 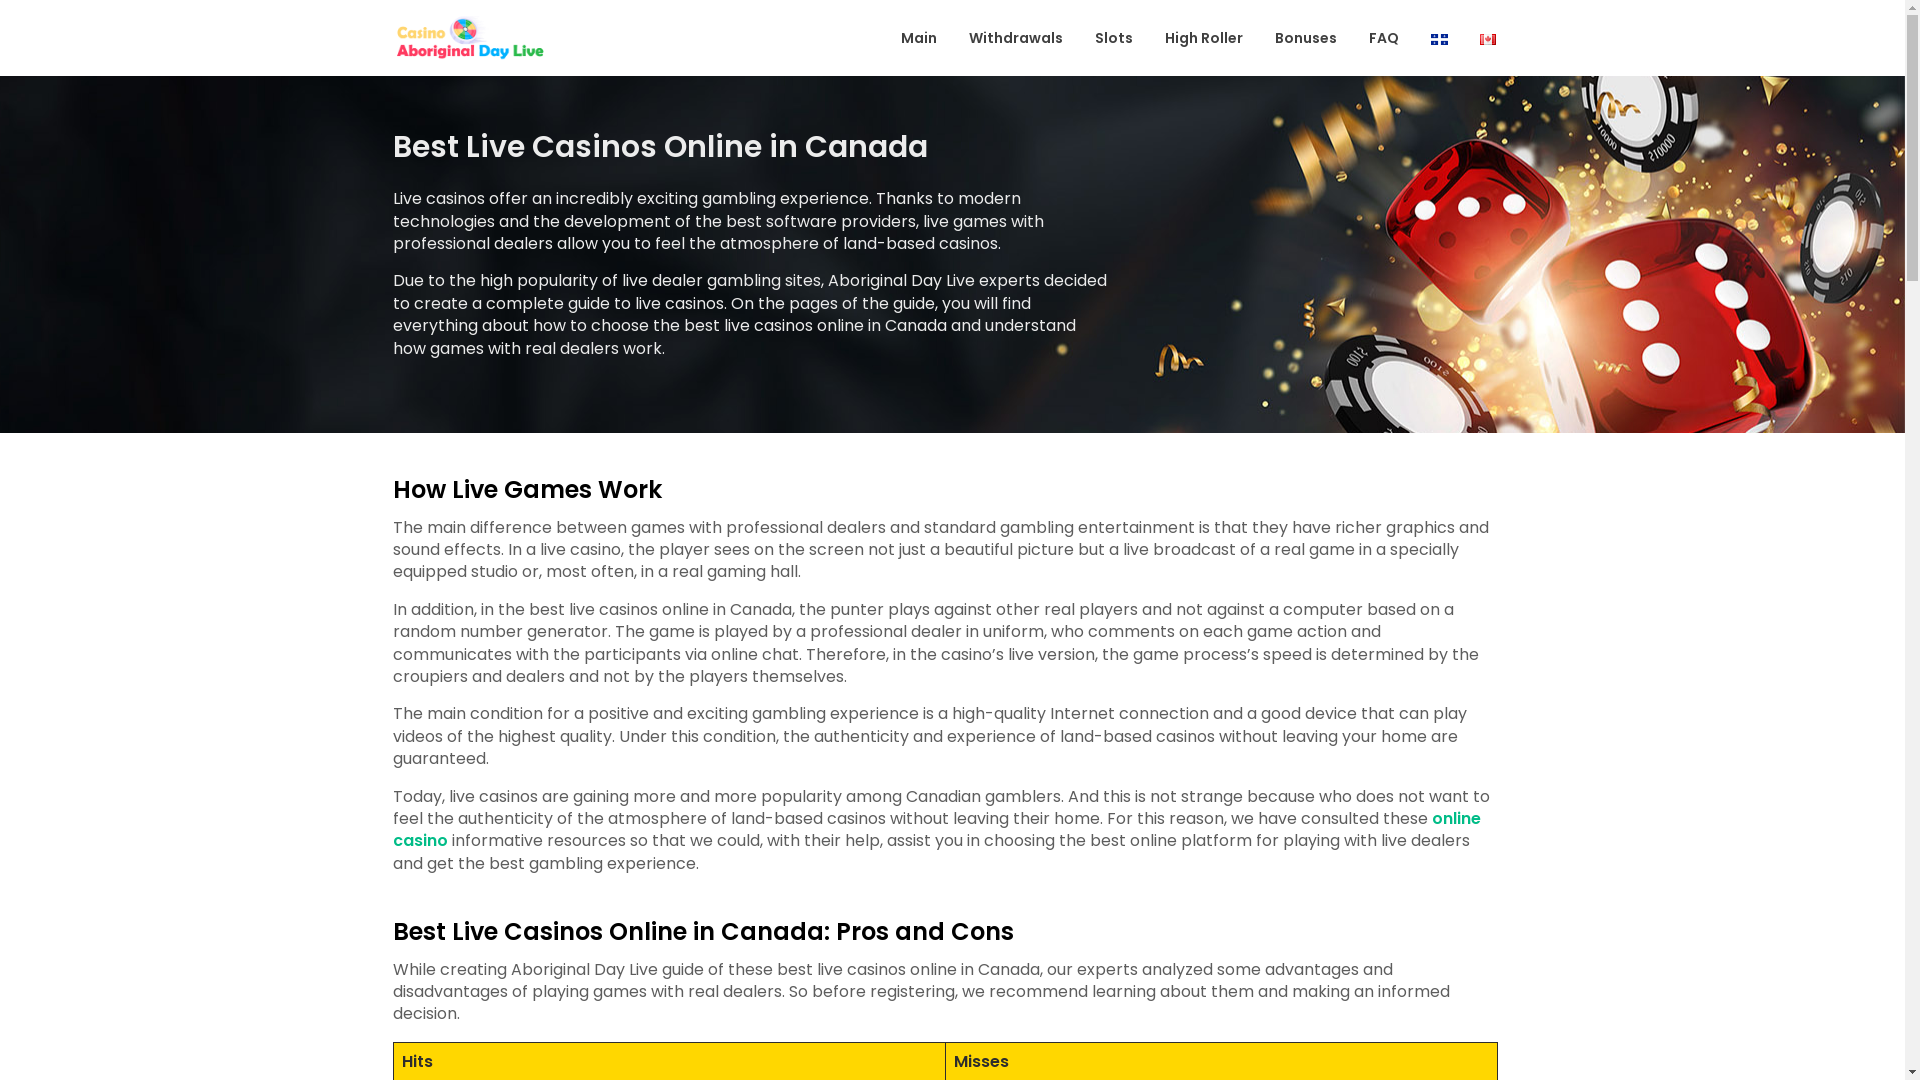 I want to click on 'FAQ', so click(x=1353, y=38).